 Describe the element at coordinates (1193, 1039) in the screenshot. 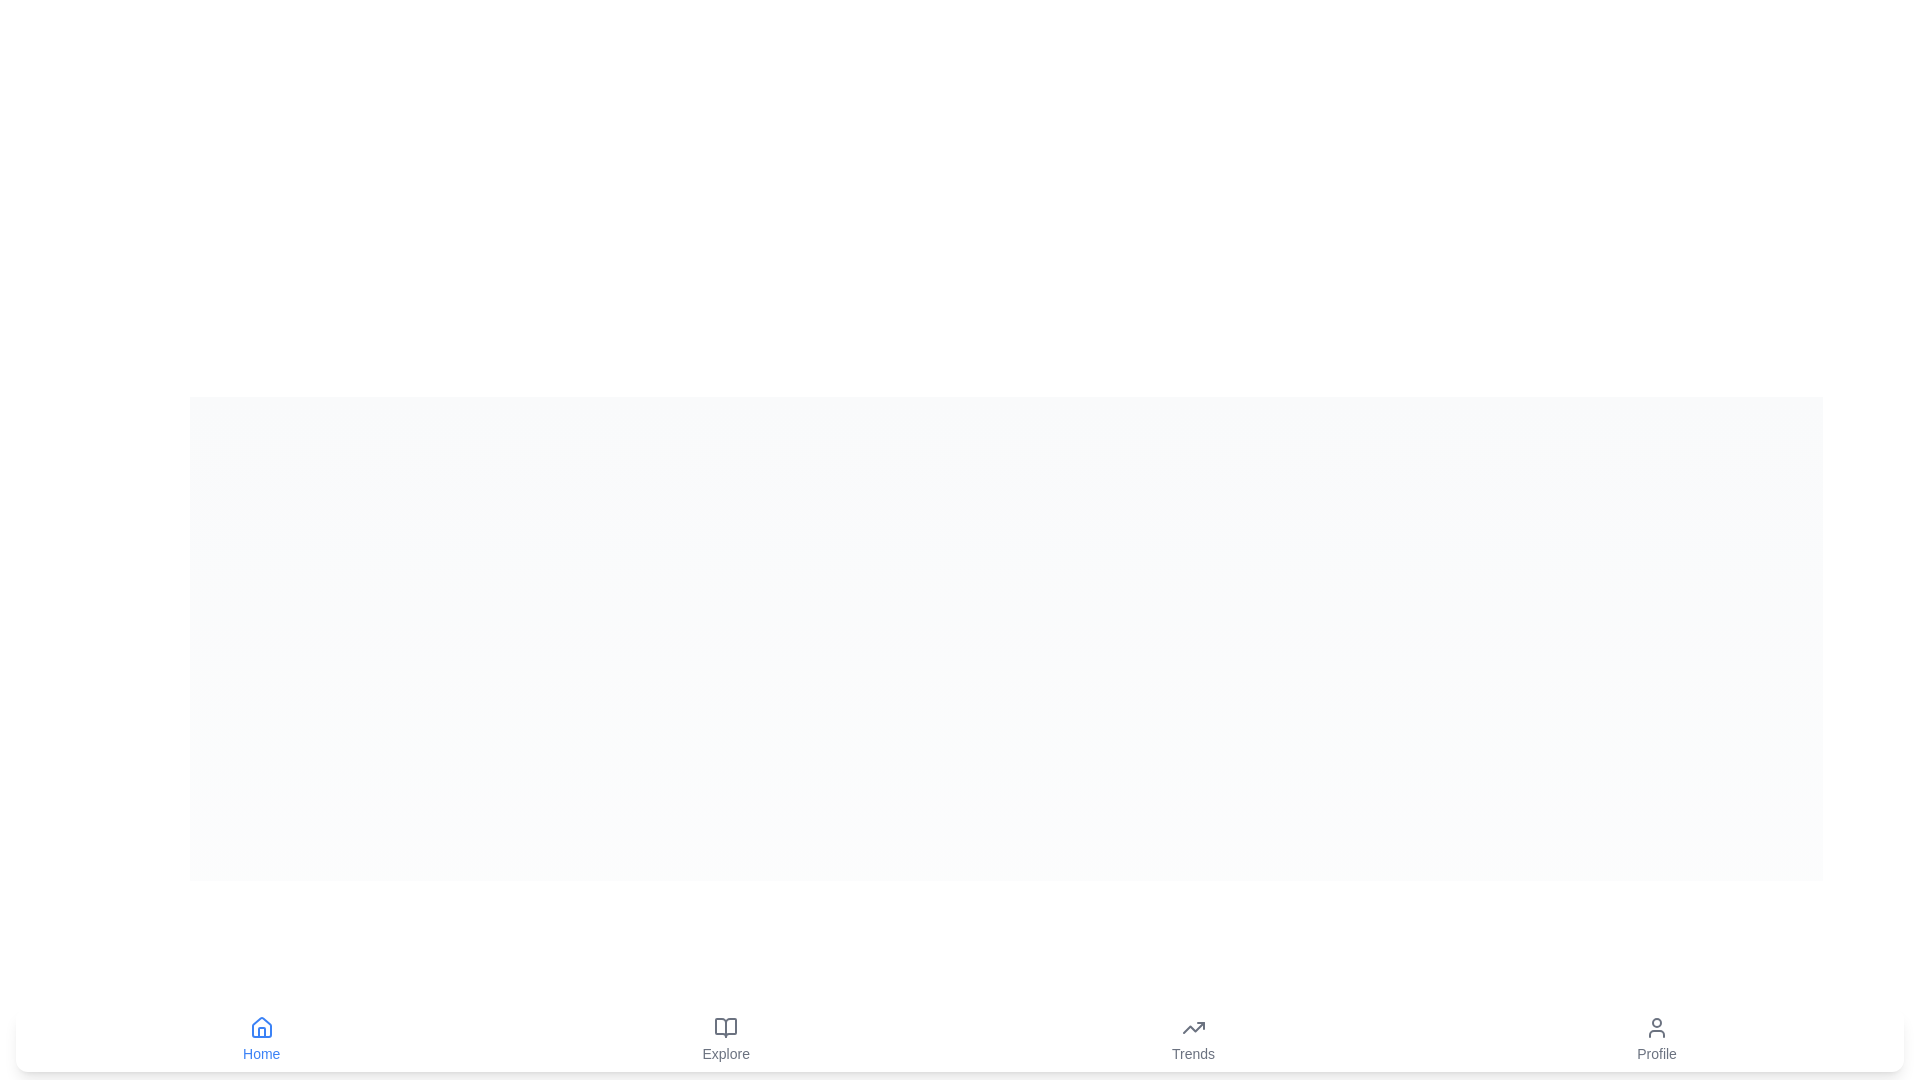

I see `the tab labeled Trends to navigate to the respective section` at that location.